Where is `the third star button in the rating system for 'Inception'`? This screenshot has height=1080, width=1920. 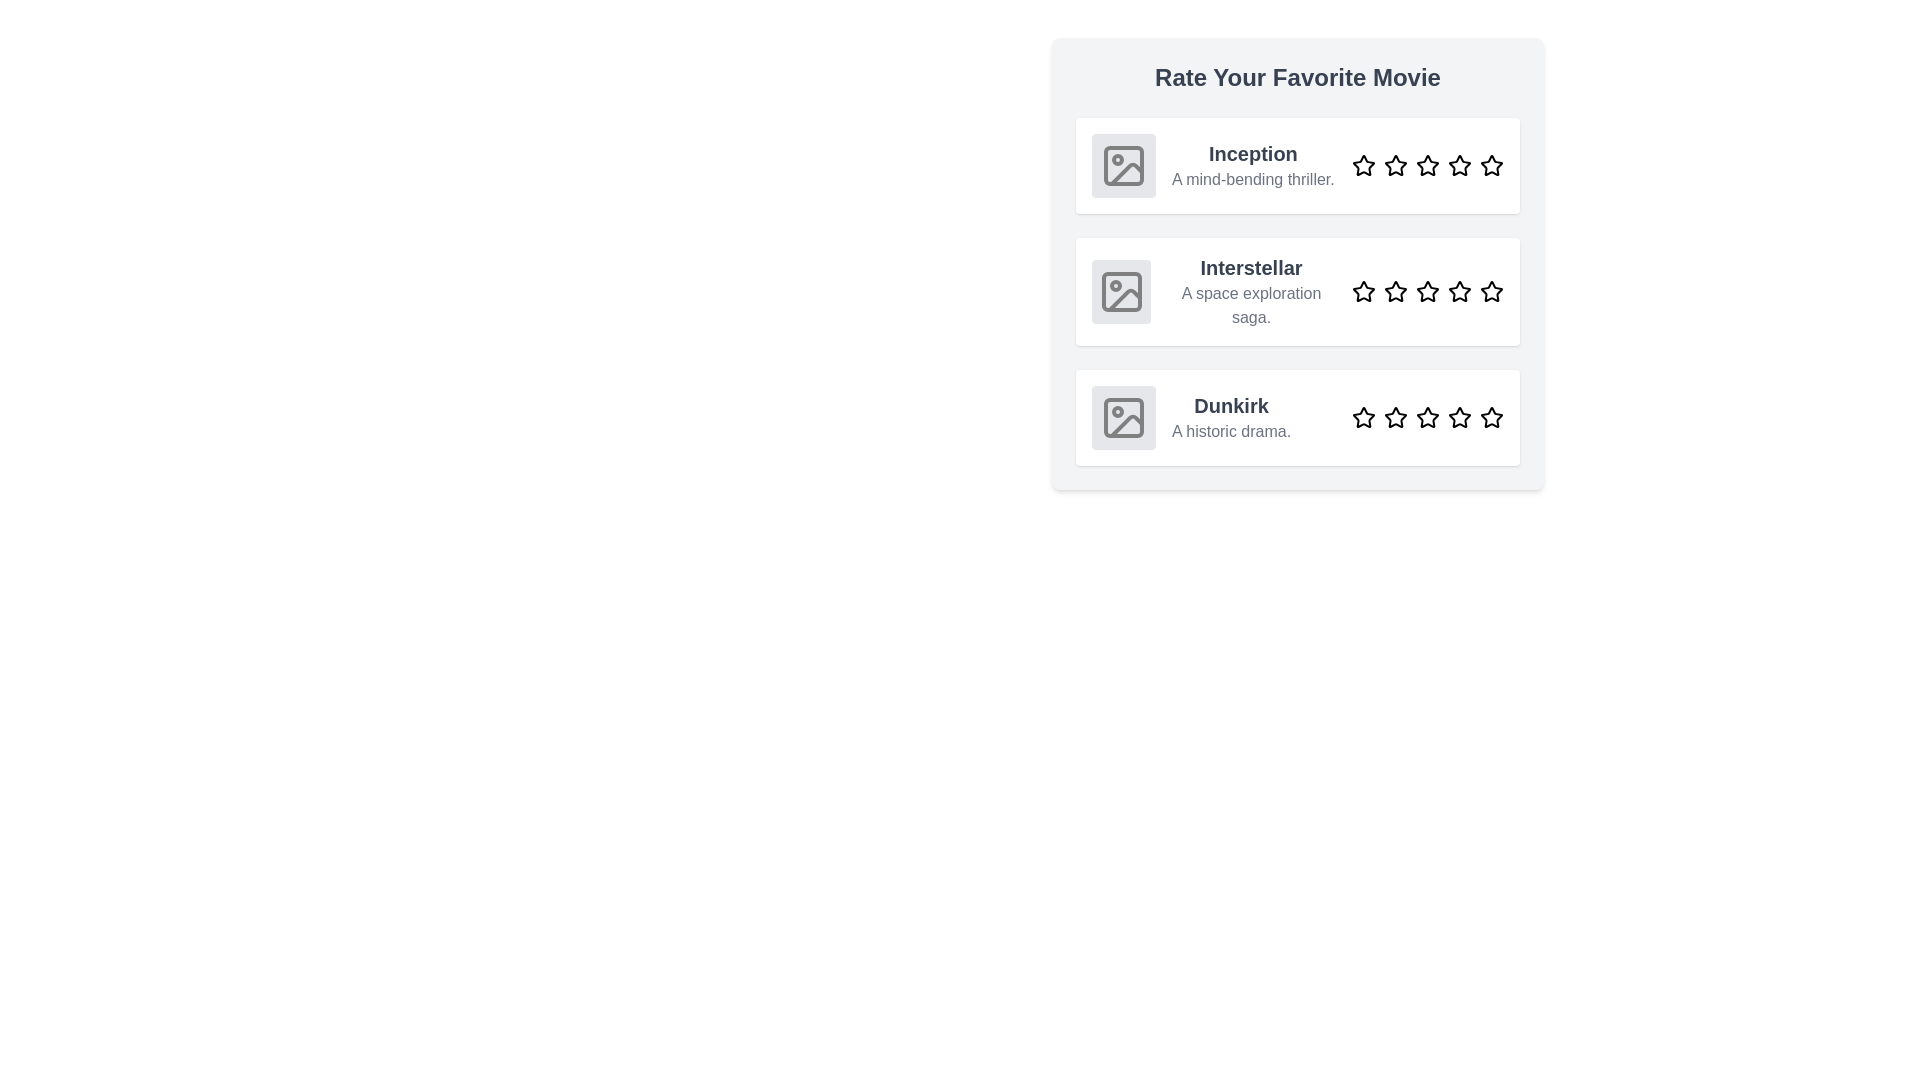 the third star button in the rating system for 'Inception' is located at coordinates (1427, 164).